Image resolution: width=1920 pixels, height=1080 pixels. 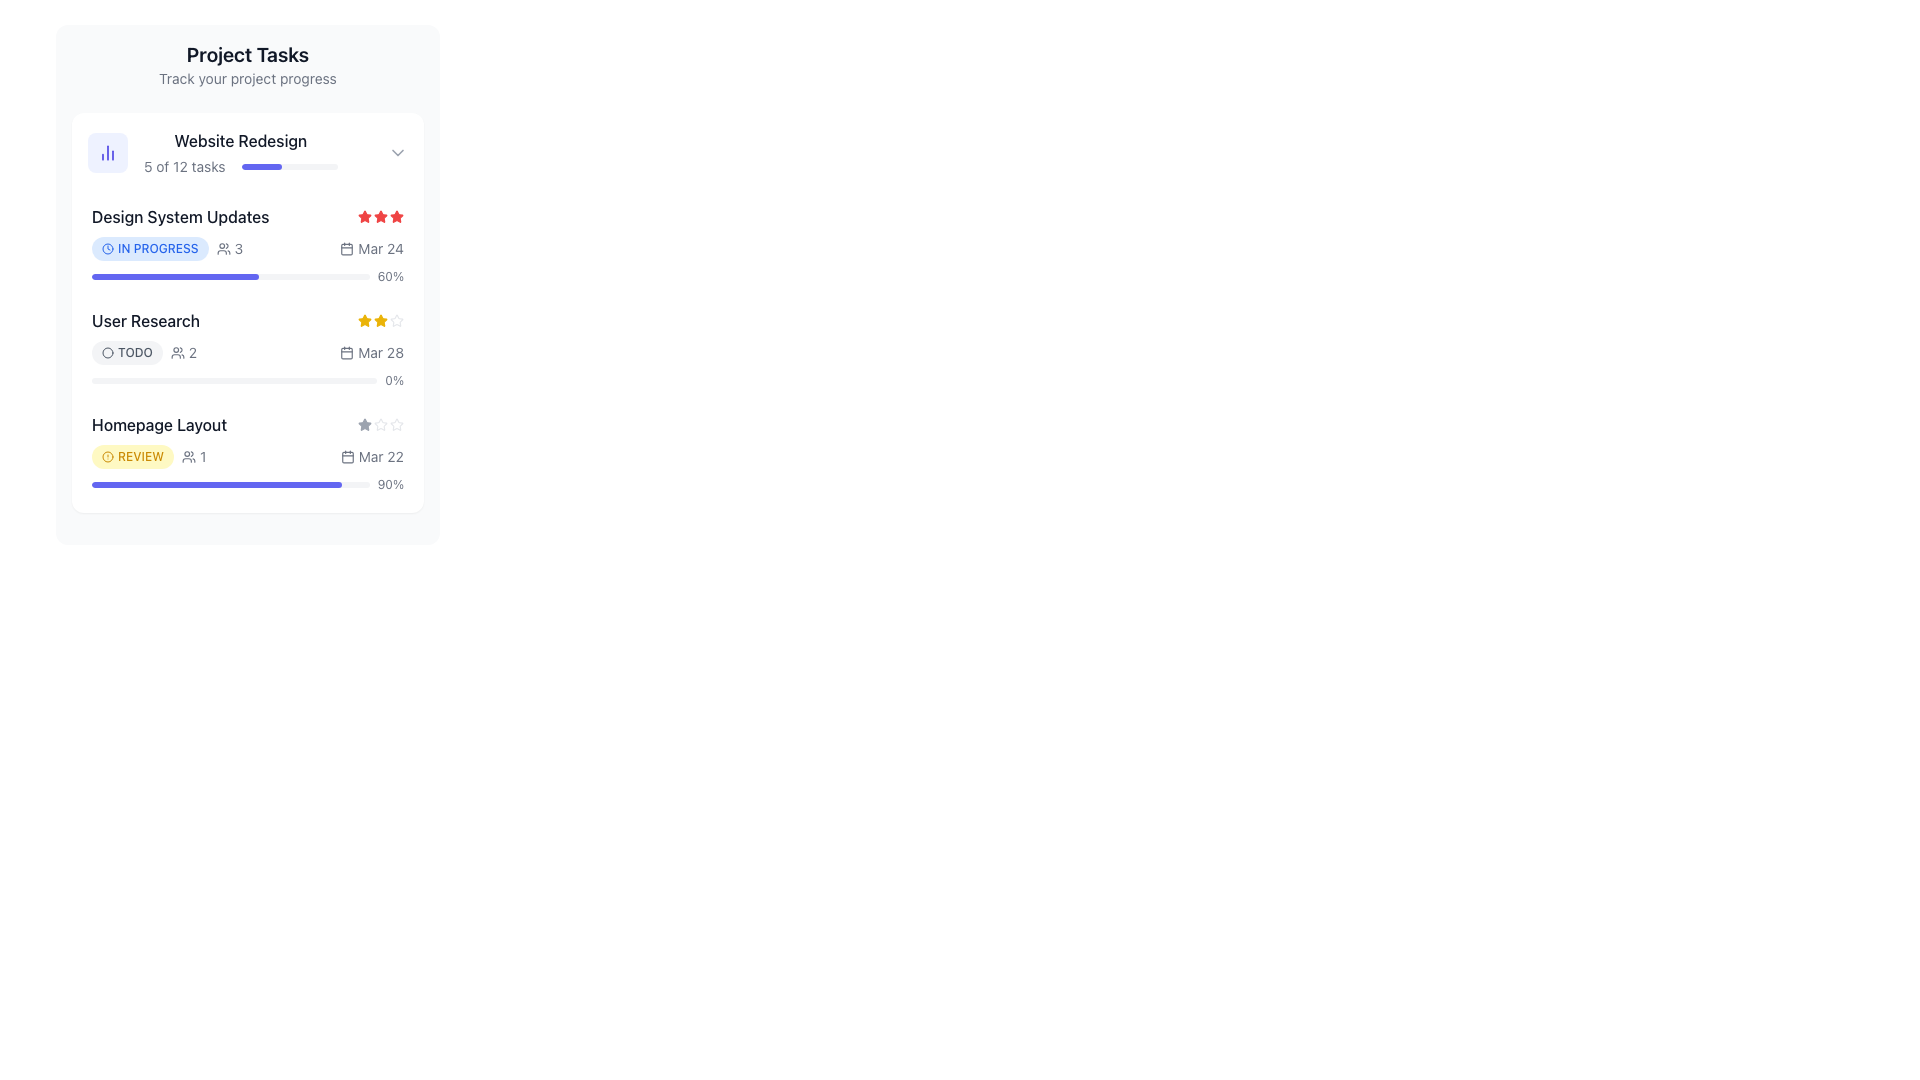 What do you see at coordinates (247, 53) in the screenshot?
I see `the Text Label that serves as a title for the project tracking section, located above the text 'Track your project progress'` at bounding box center [247, 53].